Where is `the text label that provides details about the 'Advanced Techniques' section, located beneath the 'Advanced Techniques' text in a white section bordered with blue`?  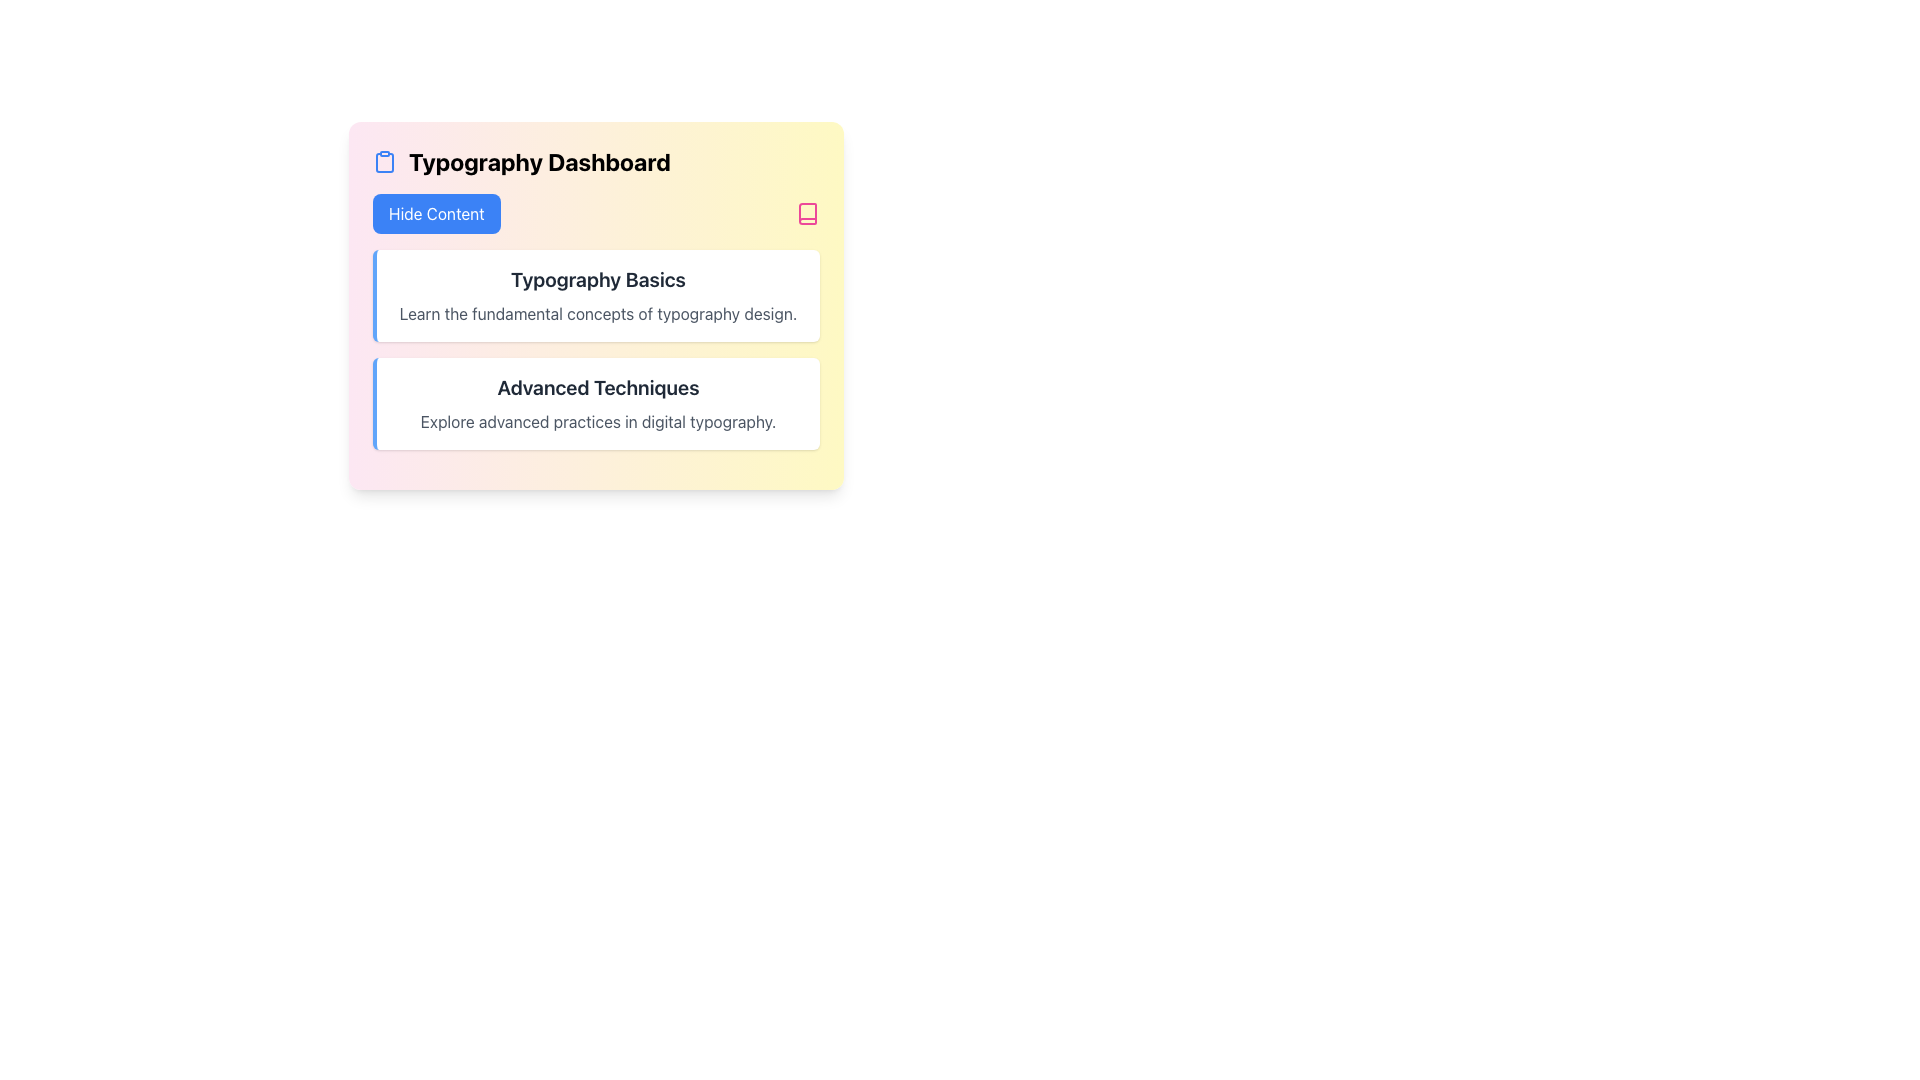 the text label that provides details about the 'Advanced Techniques' section, located beneath the 'Advanced Techniques' text in a white section bordered with blue is located at coordinates (597, 420).